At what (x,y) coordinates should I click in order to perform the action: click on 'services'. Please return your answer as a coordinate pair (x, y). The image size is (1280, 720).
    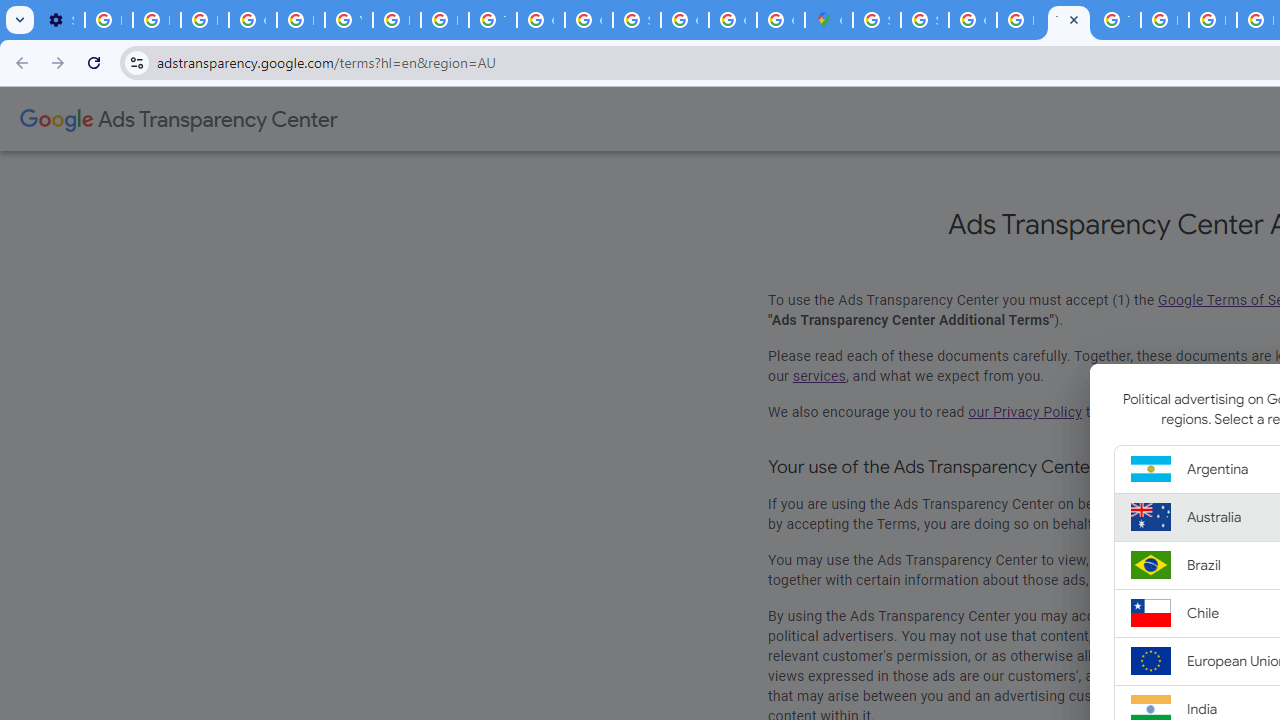
    Looking at the image, I should click on (819, 376).